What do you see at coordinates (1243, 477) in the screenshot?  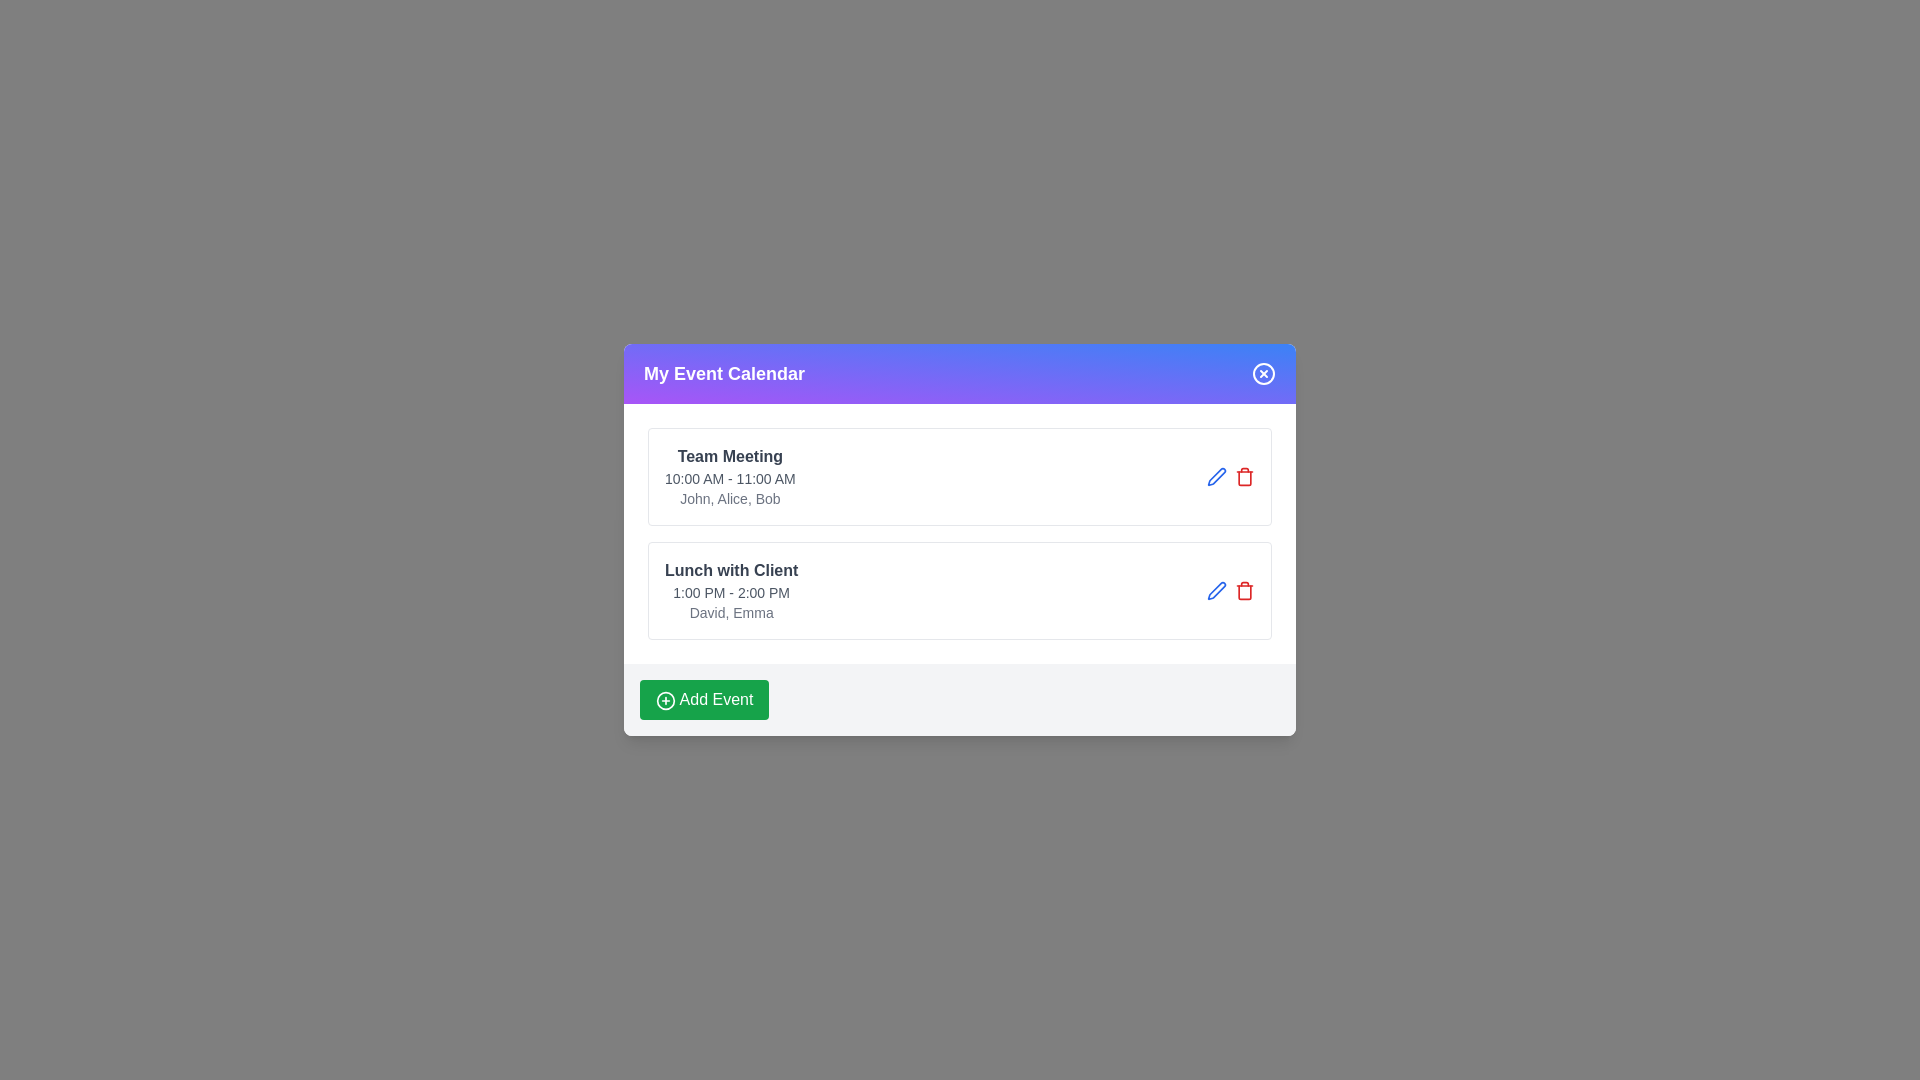 I see `the delete button for the 'Lunch with Client' event in the calendar interface` at bounding box center [1243, 477].